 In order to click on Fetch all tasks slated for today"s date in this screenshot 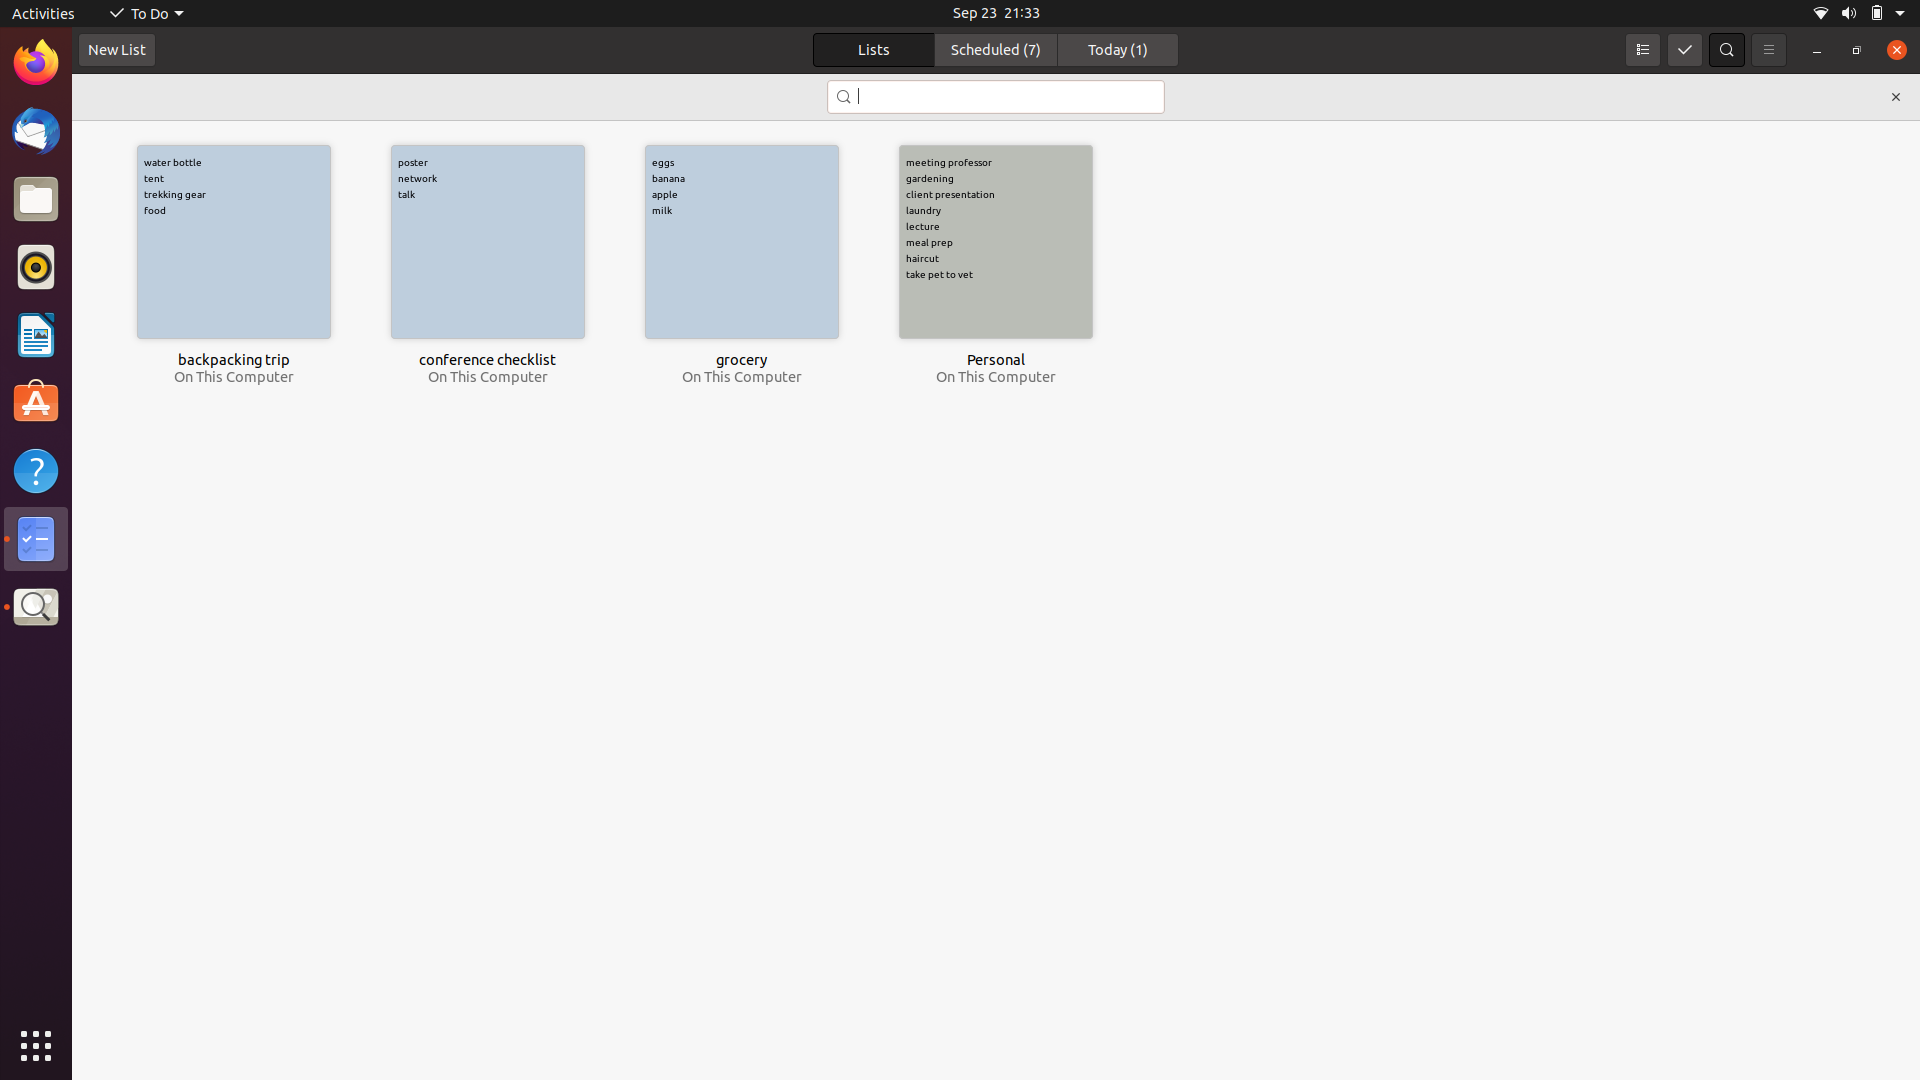, I will do `click(1117, 49)`.